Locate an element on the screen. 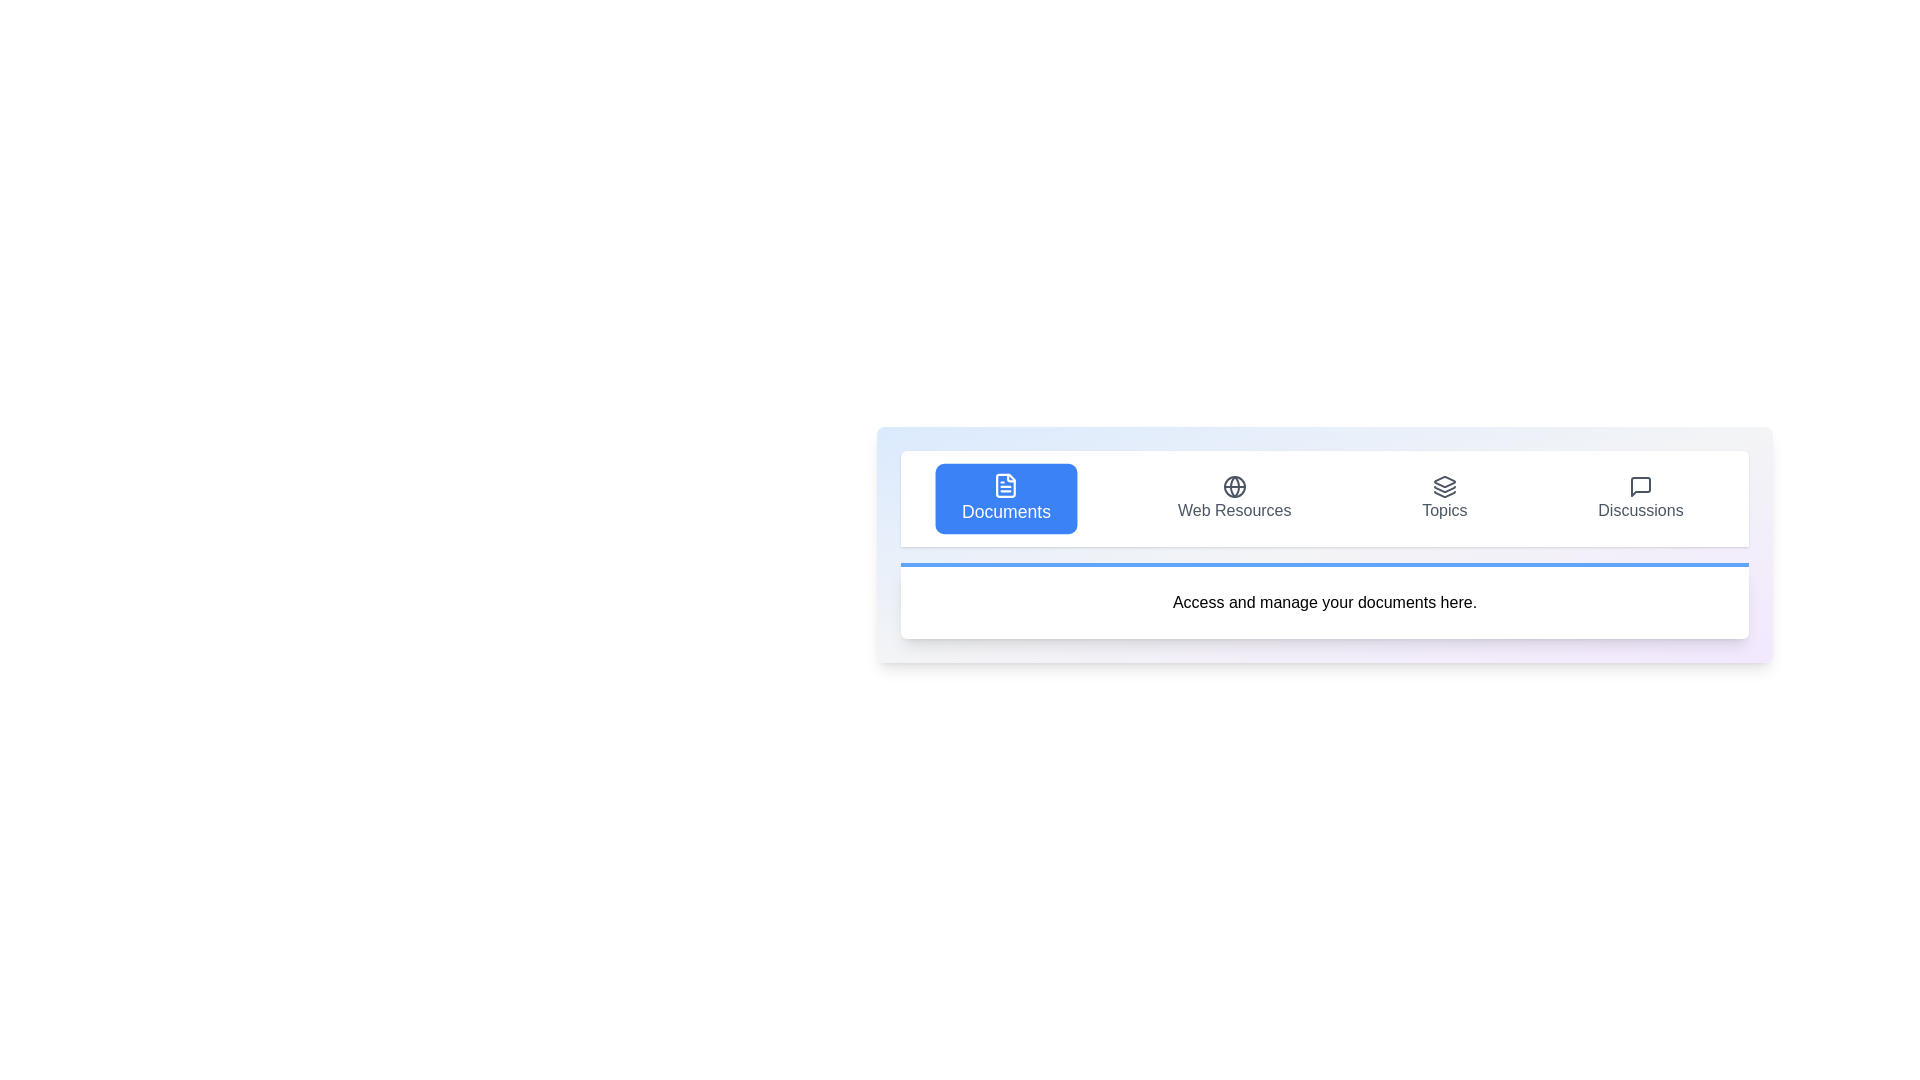 This screenshot has width=1920, height=1080. the tab labeled Web Resources to observe its hover effect is located at coordinates (1233, 497).